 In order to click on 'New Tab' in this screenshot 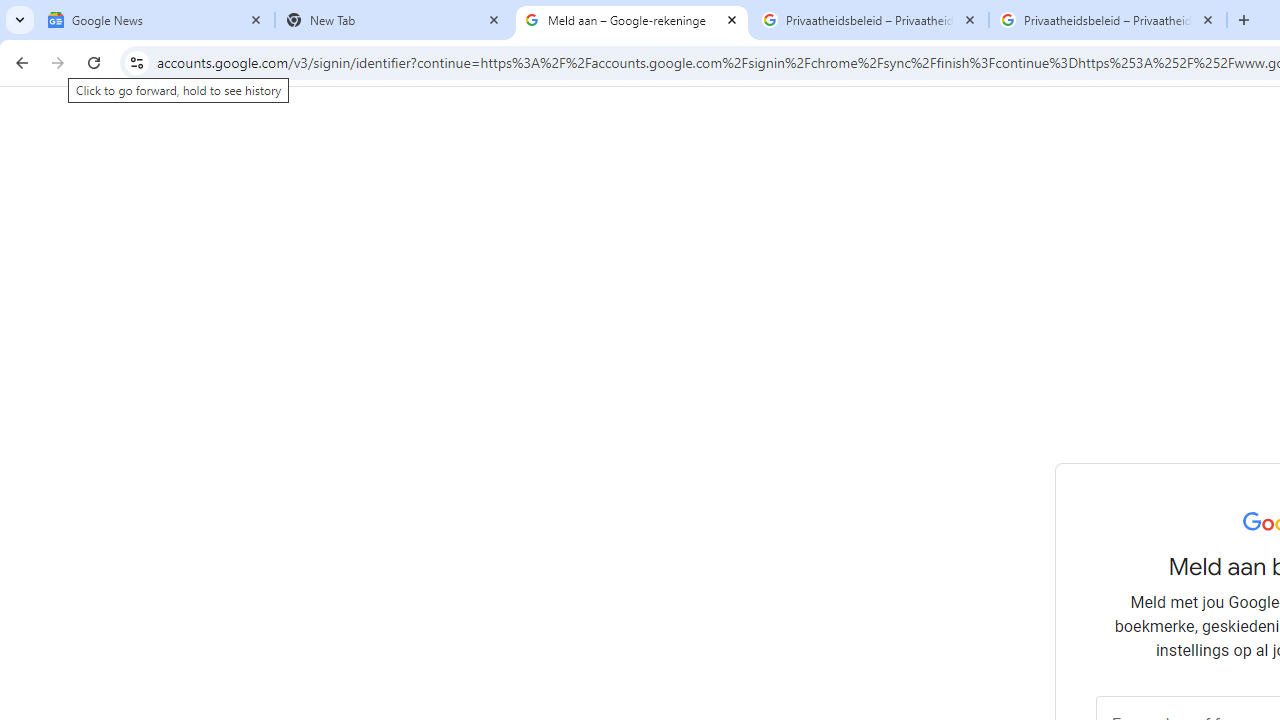, I will do `click(394, 20)`.